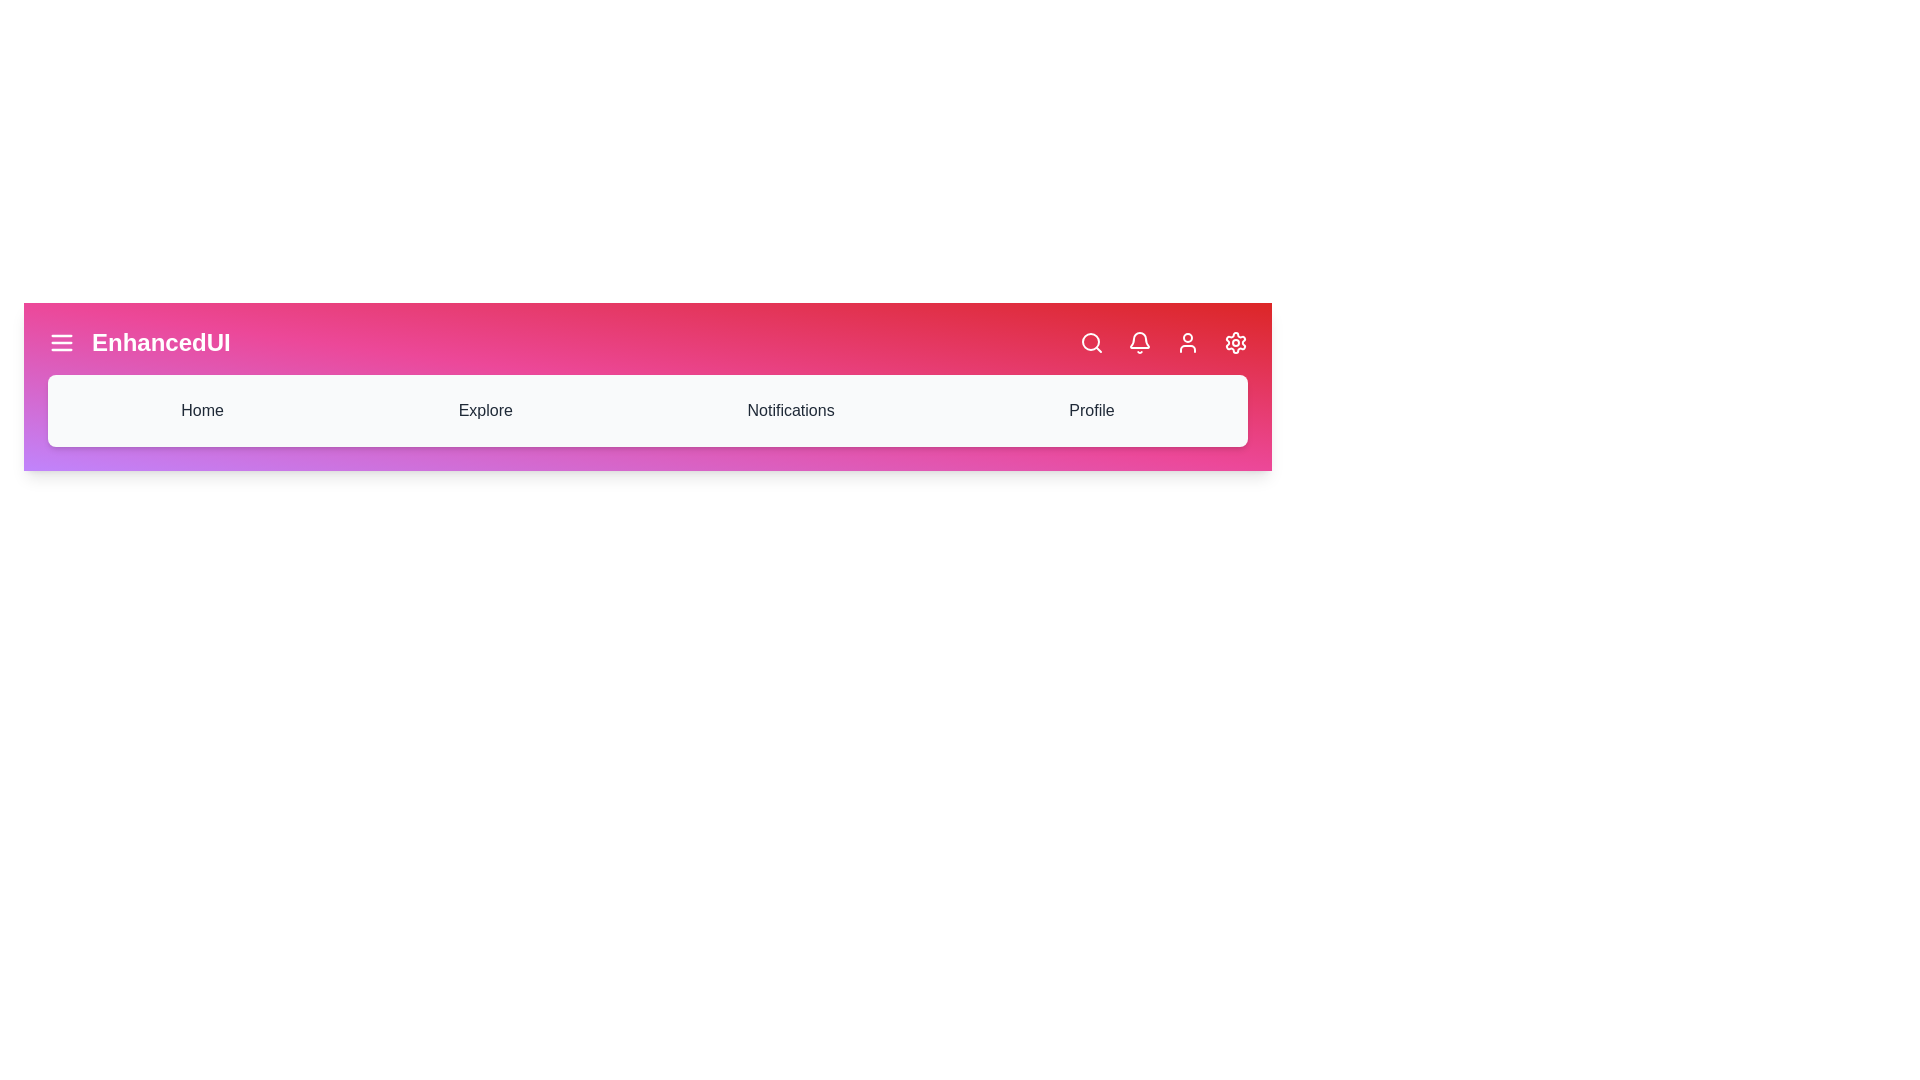  I want to click on the icon corresponding to Bell, so click(1140, 342).